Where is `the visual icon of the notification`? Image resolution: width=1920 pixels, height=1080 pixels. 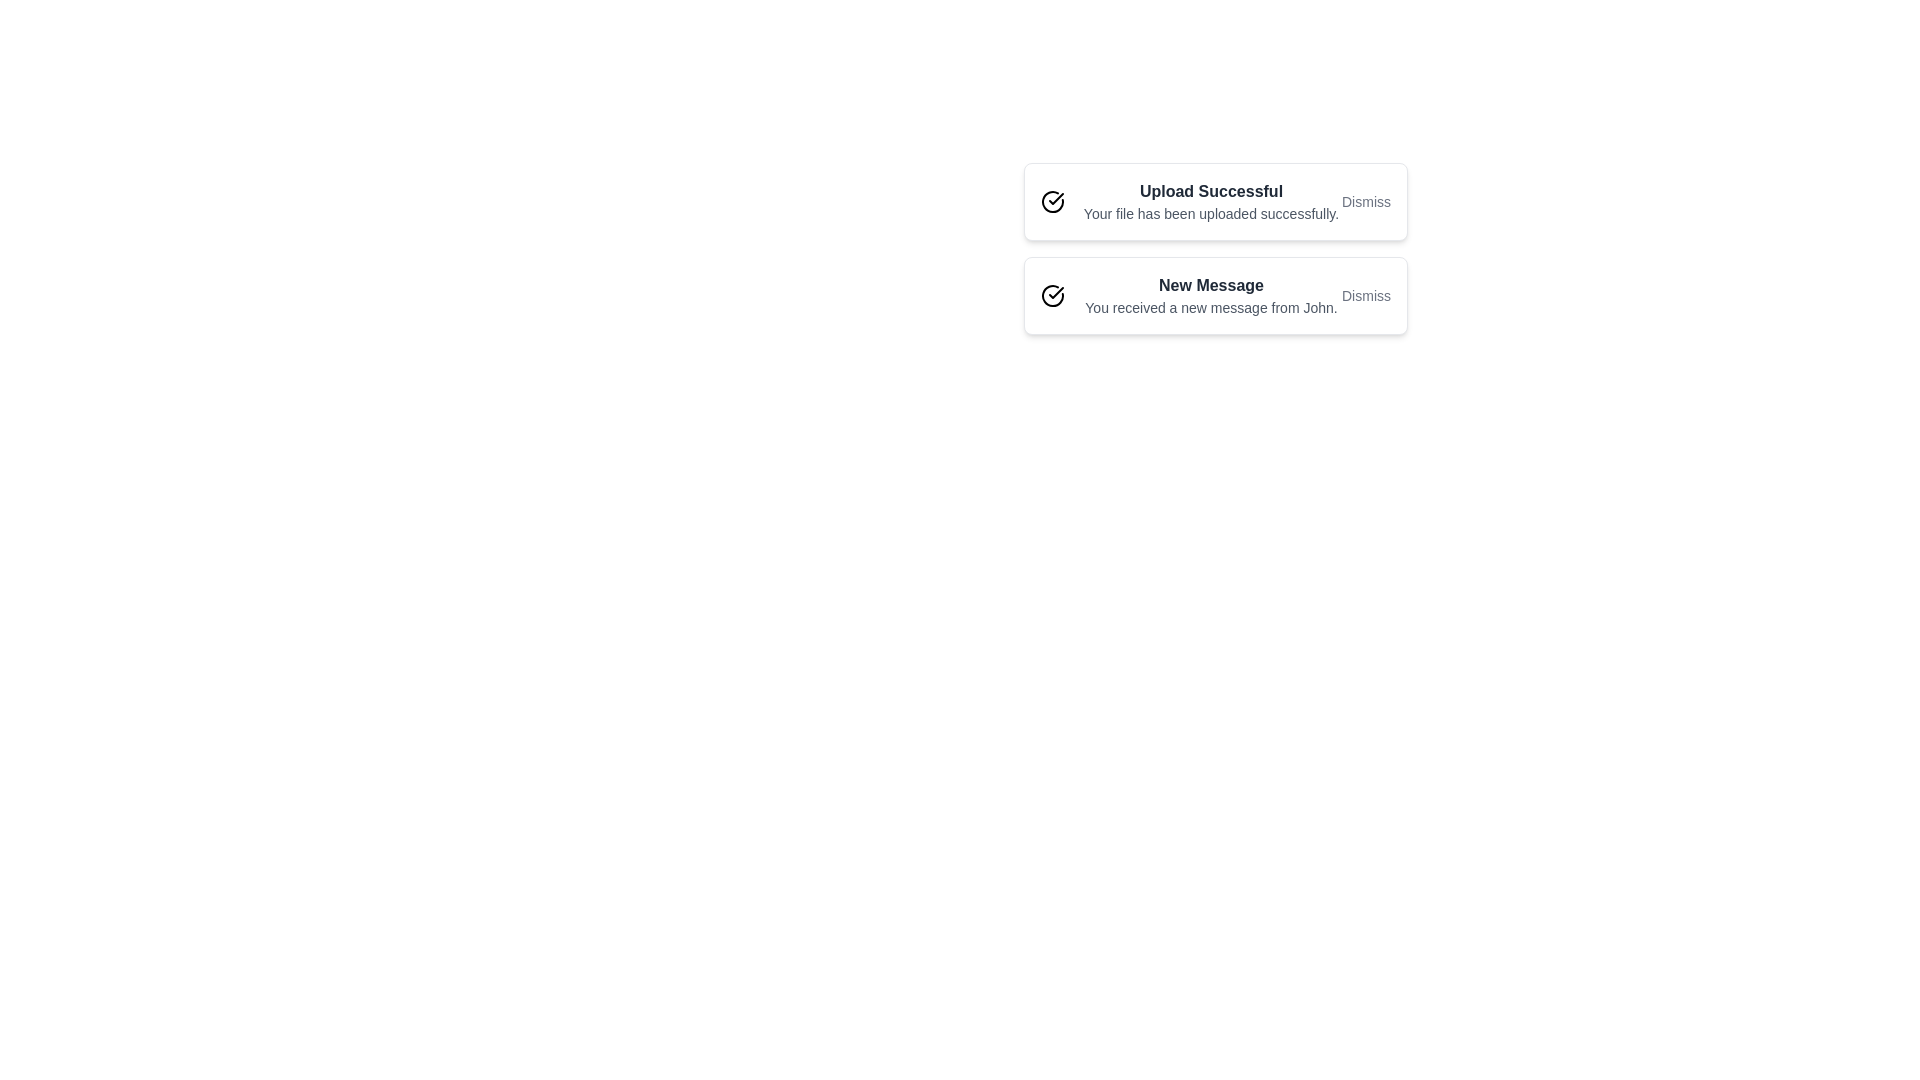
the visual icon of the notification is located at coordinates (1051, 201).